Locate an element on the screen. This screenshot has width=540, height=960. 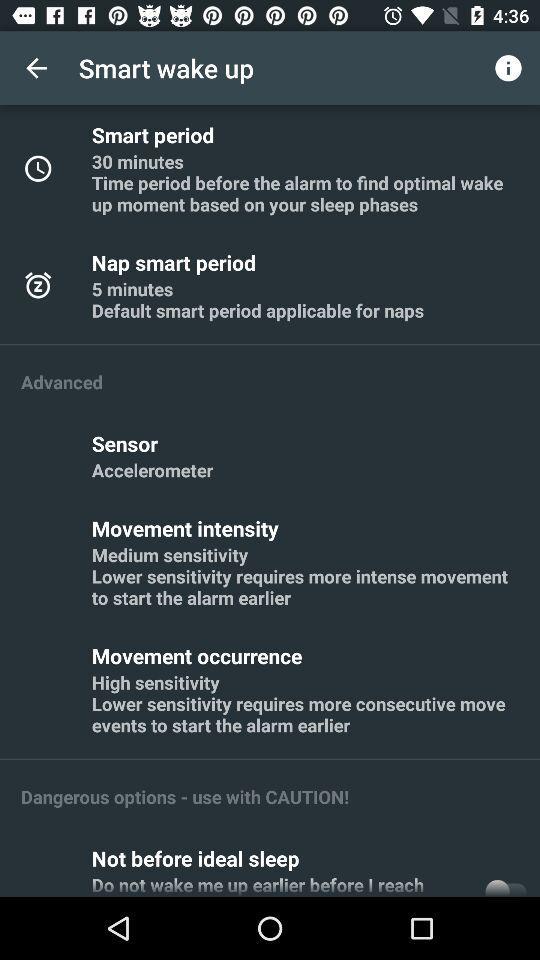
movement intensity icon is located at coordinates (188, 527).